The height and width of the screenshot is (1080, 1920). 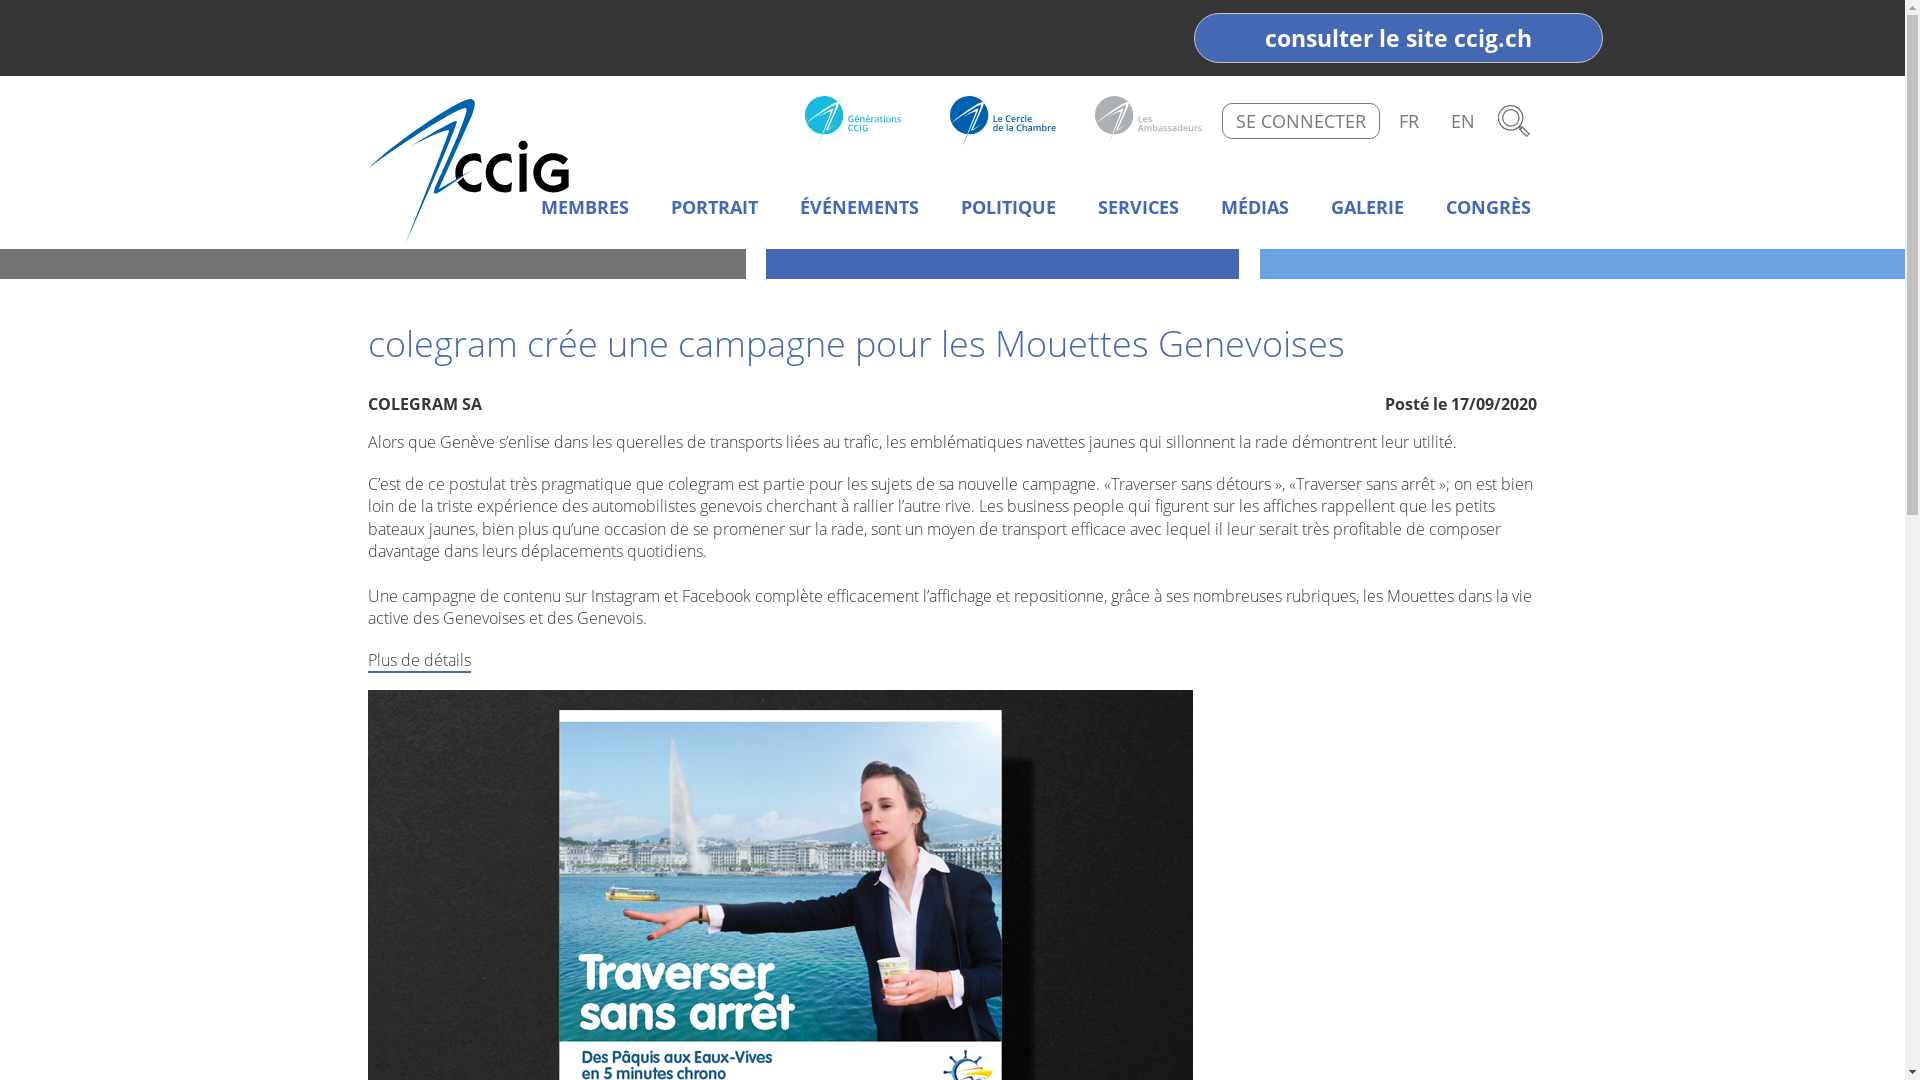 I want to click on 'PORTRAIT', so click(x=714, y=208).